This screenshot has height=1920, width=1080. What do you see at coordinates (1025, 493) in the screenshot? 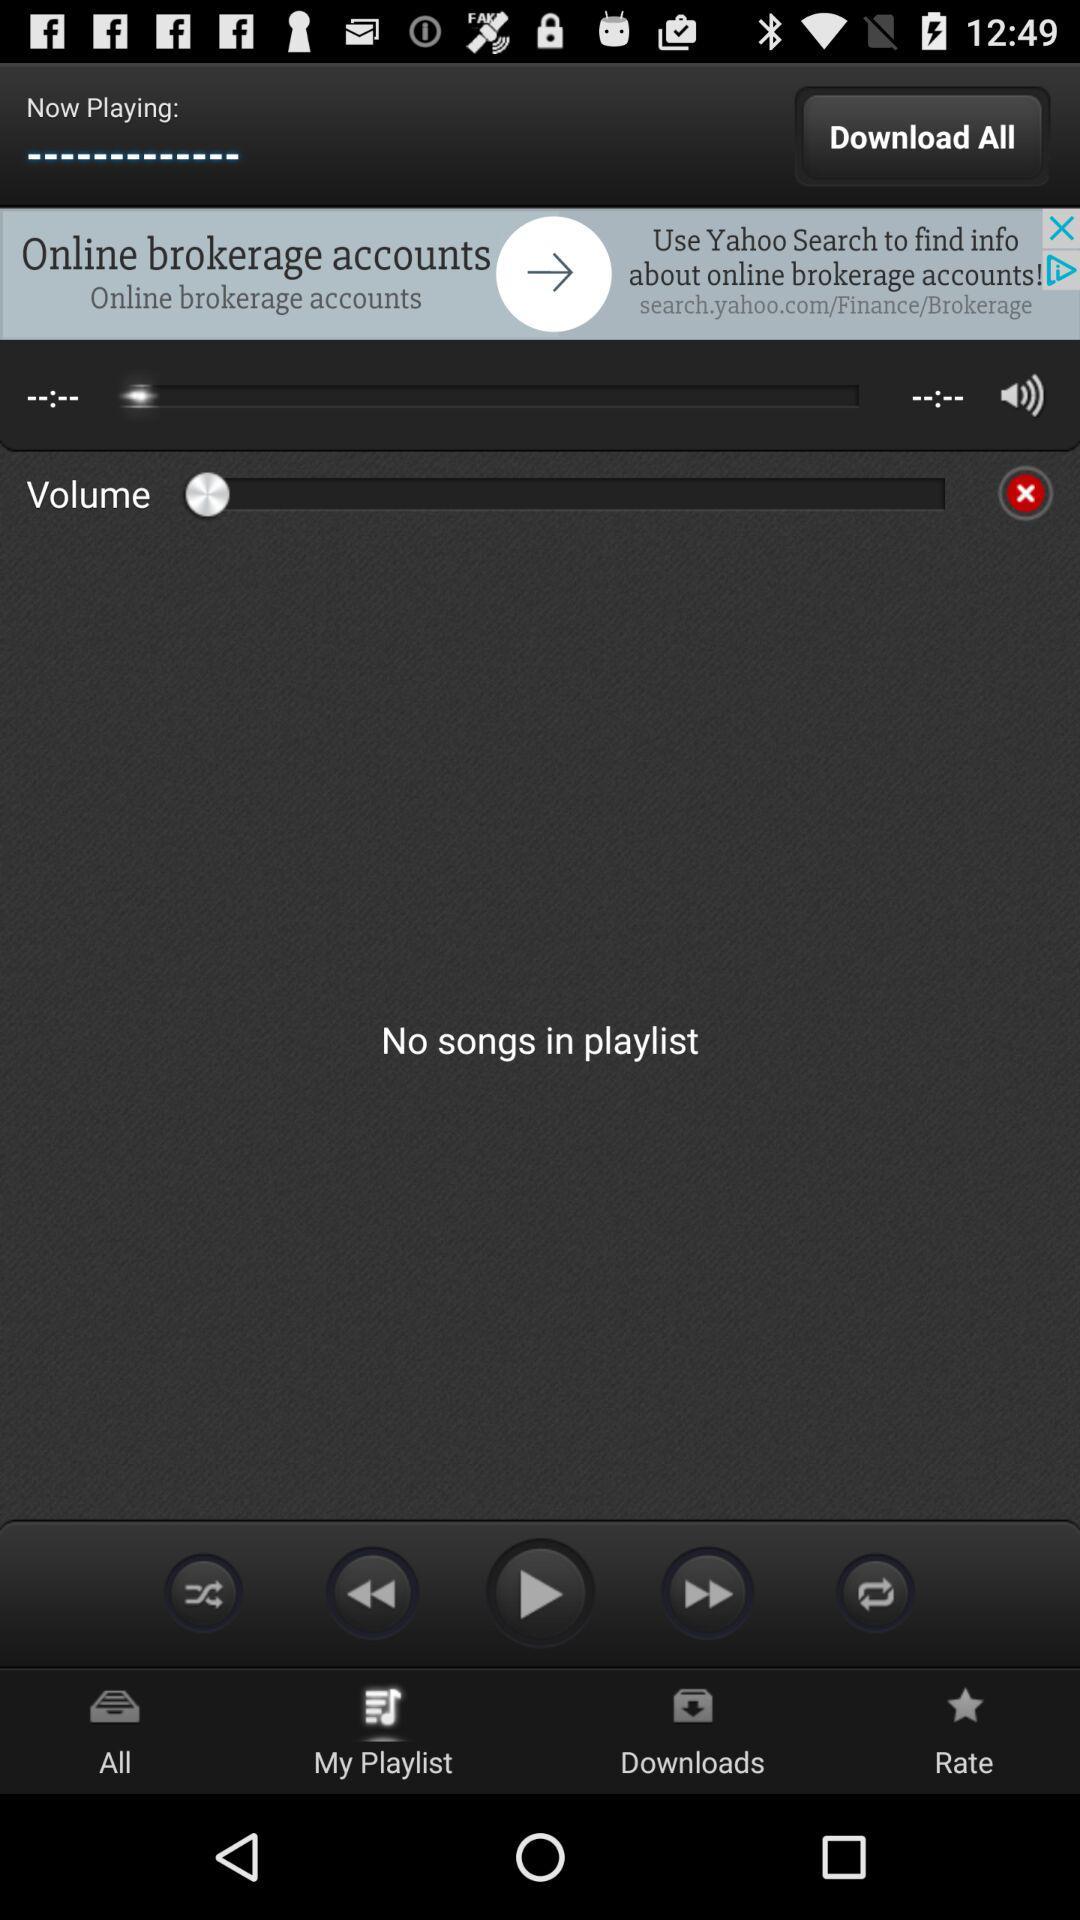
I see `volume` at bounding box center [1025, 493].